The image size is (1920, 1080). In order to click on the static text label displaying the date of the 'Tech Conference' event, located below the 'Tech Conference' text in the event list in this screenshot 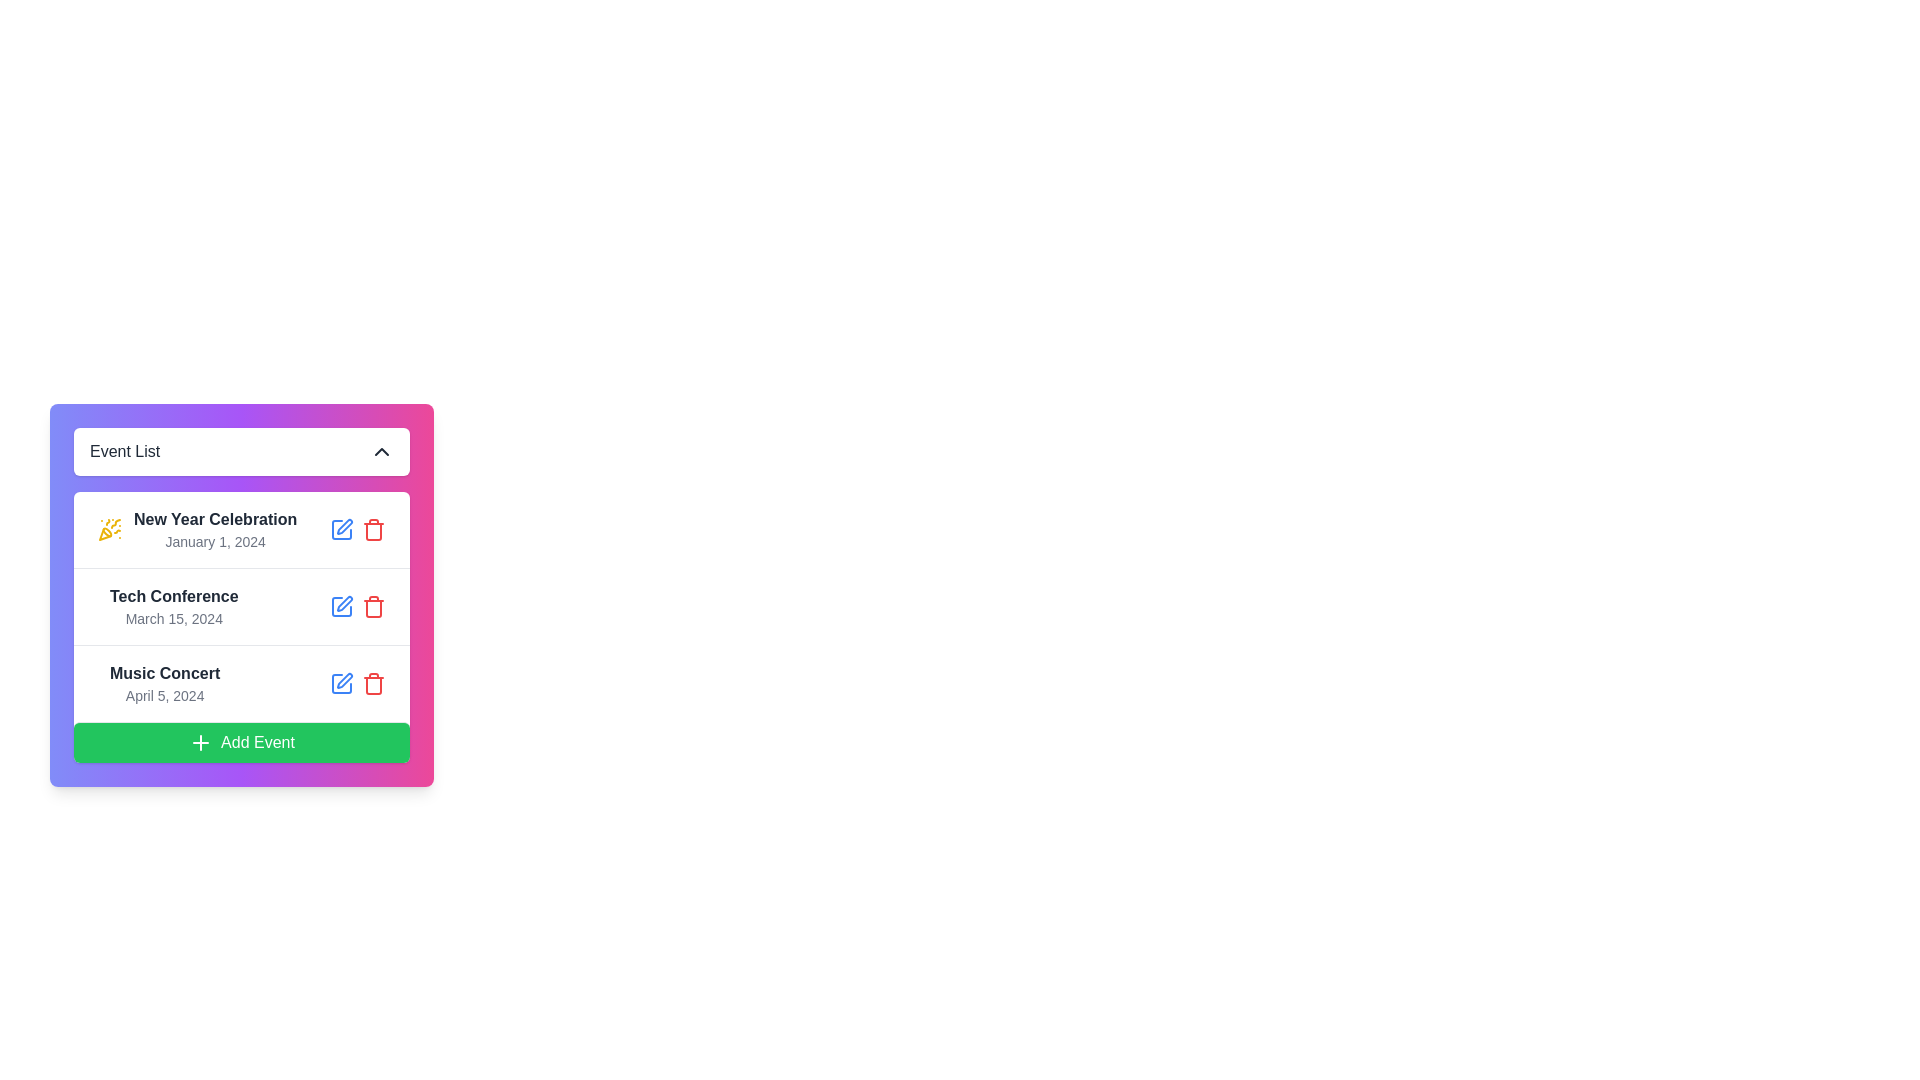, I will do `click(174, 617)`.